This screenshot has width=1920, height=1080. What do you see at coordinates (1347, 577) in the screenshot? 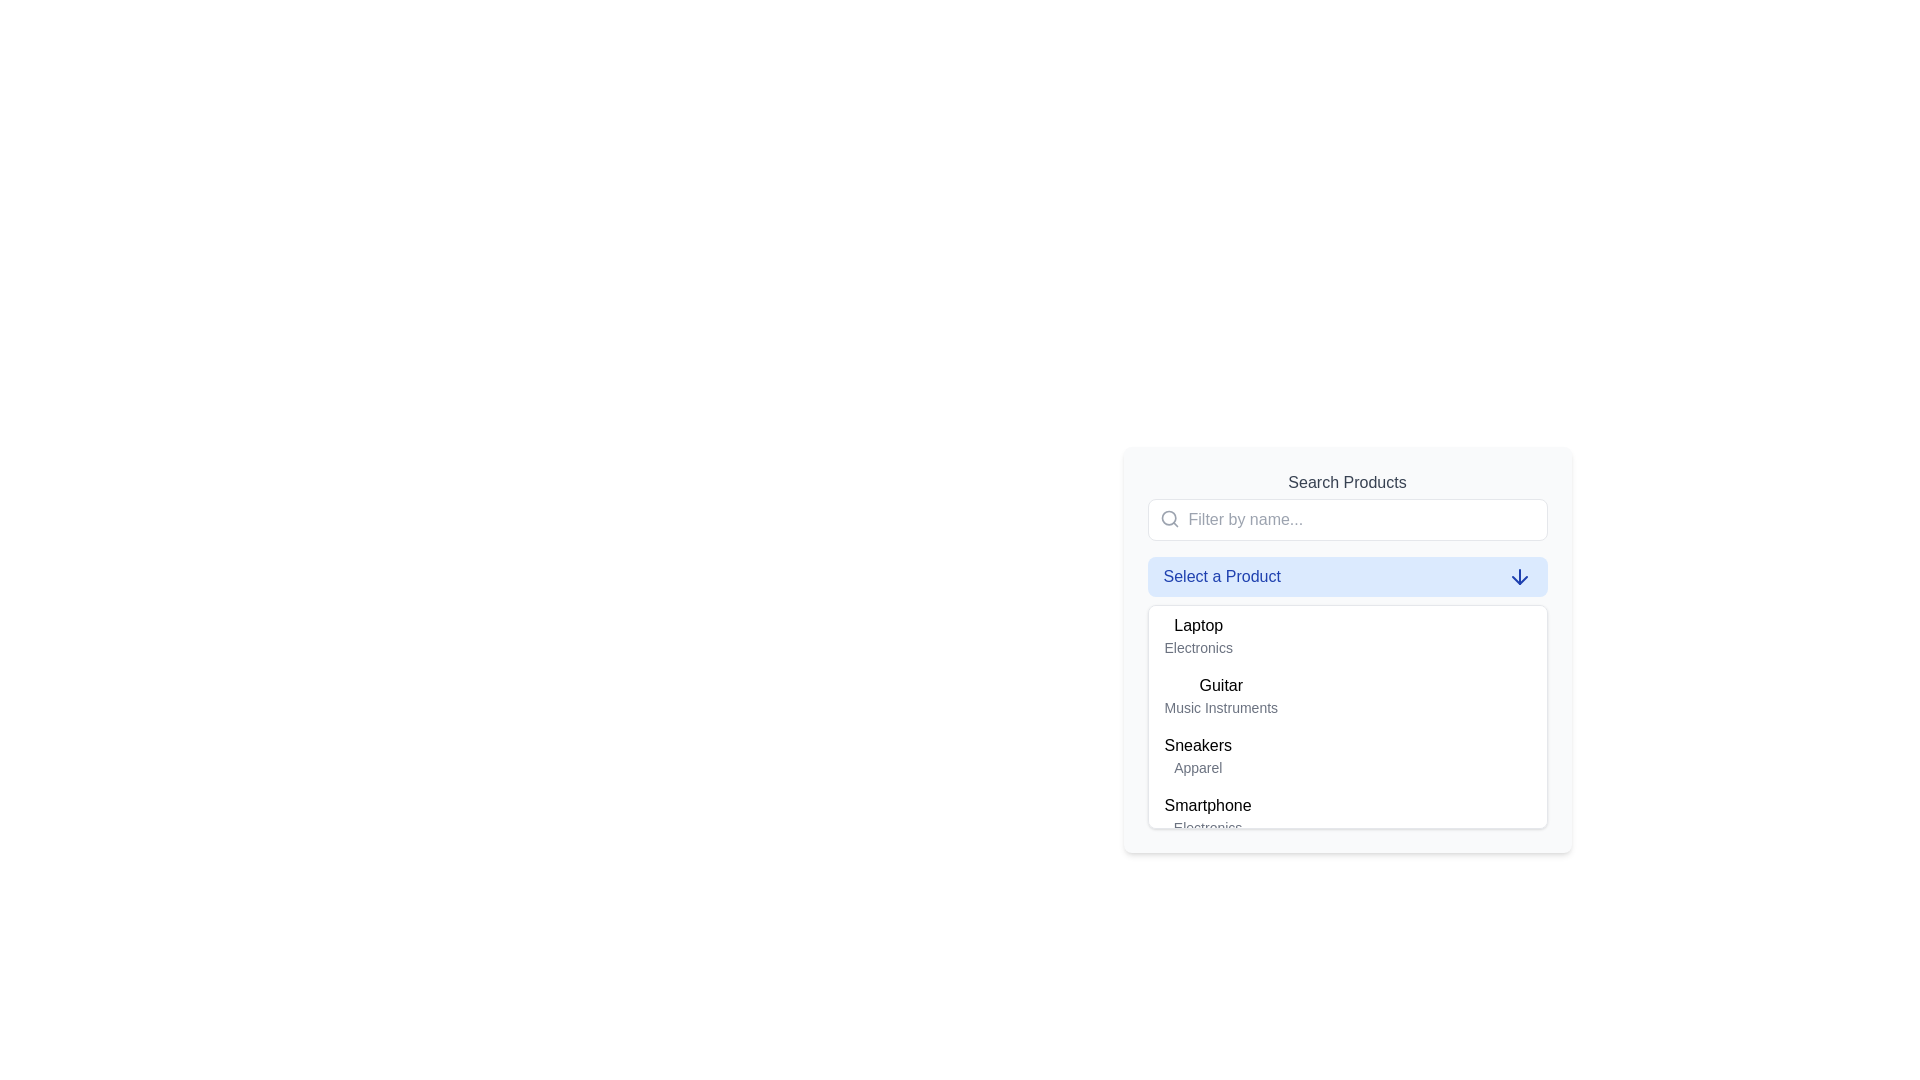
I see `the Dropdown button located within the white box labeled 'Search Products', positioned directly below the search bar, to open the menu for selecting a product` at bounding box center [1347, 577].